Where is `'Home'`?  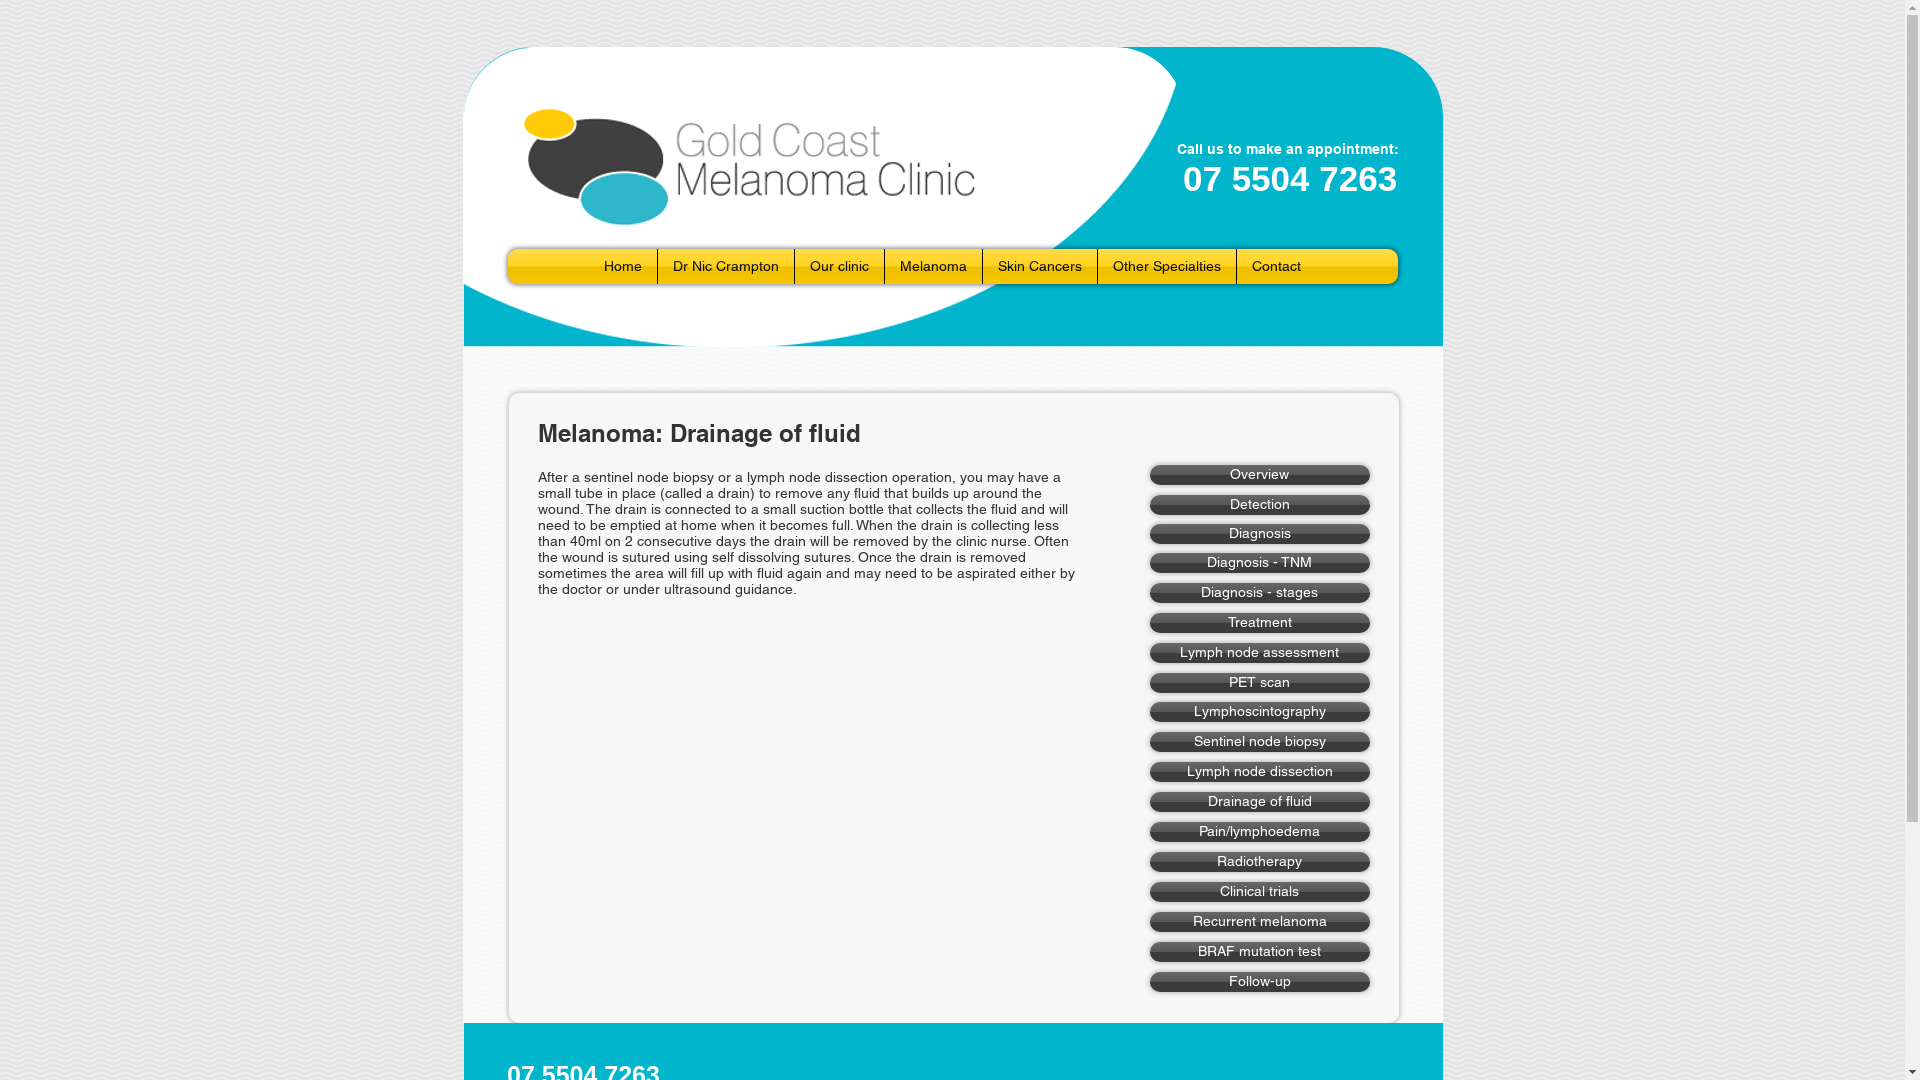 'Home' is located at coordinates (588, 265).